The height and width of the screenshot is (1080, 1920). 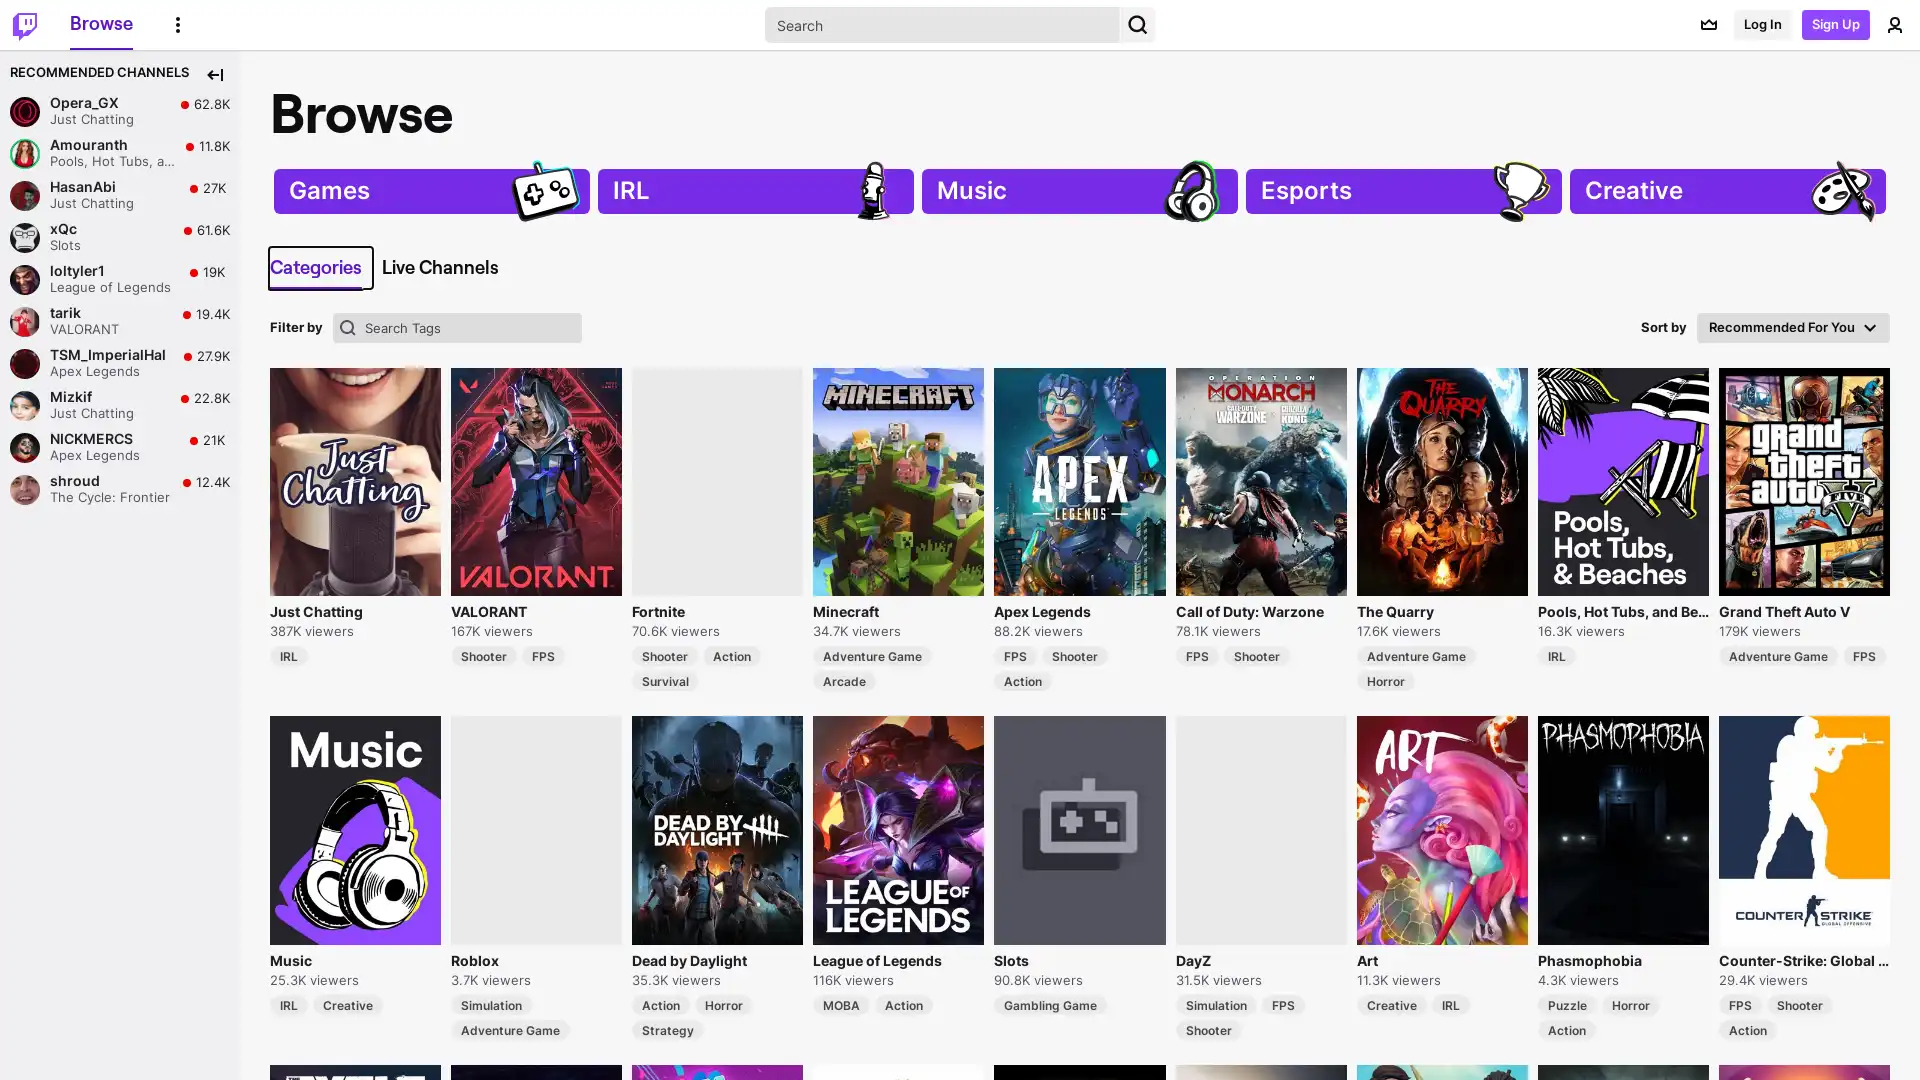 What do you see at coordinates (1022, 680) in the screenshot?
I see `Action` at bounding box center [1022, 680].